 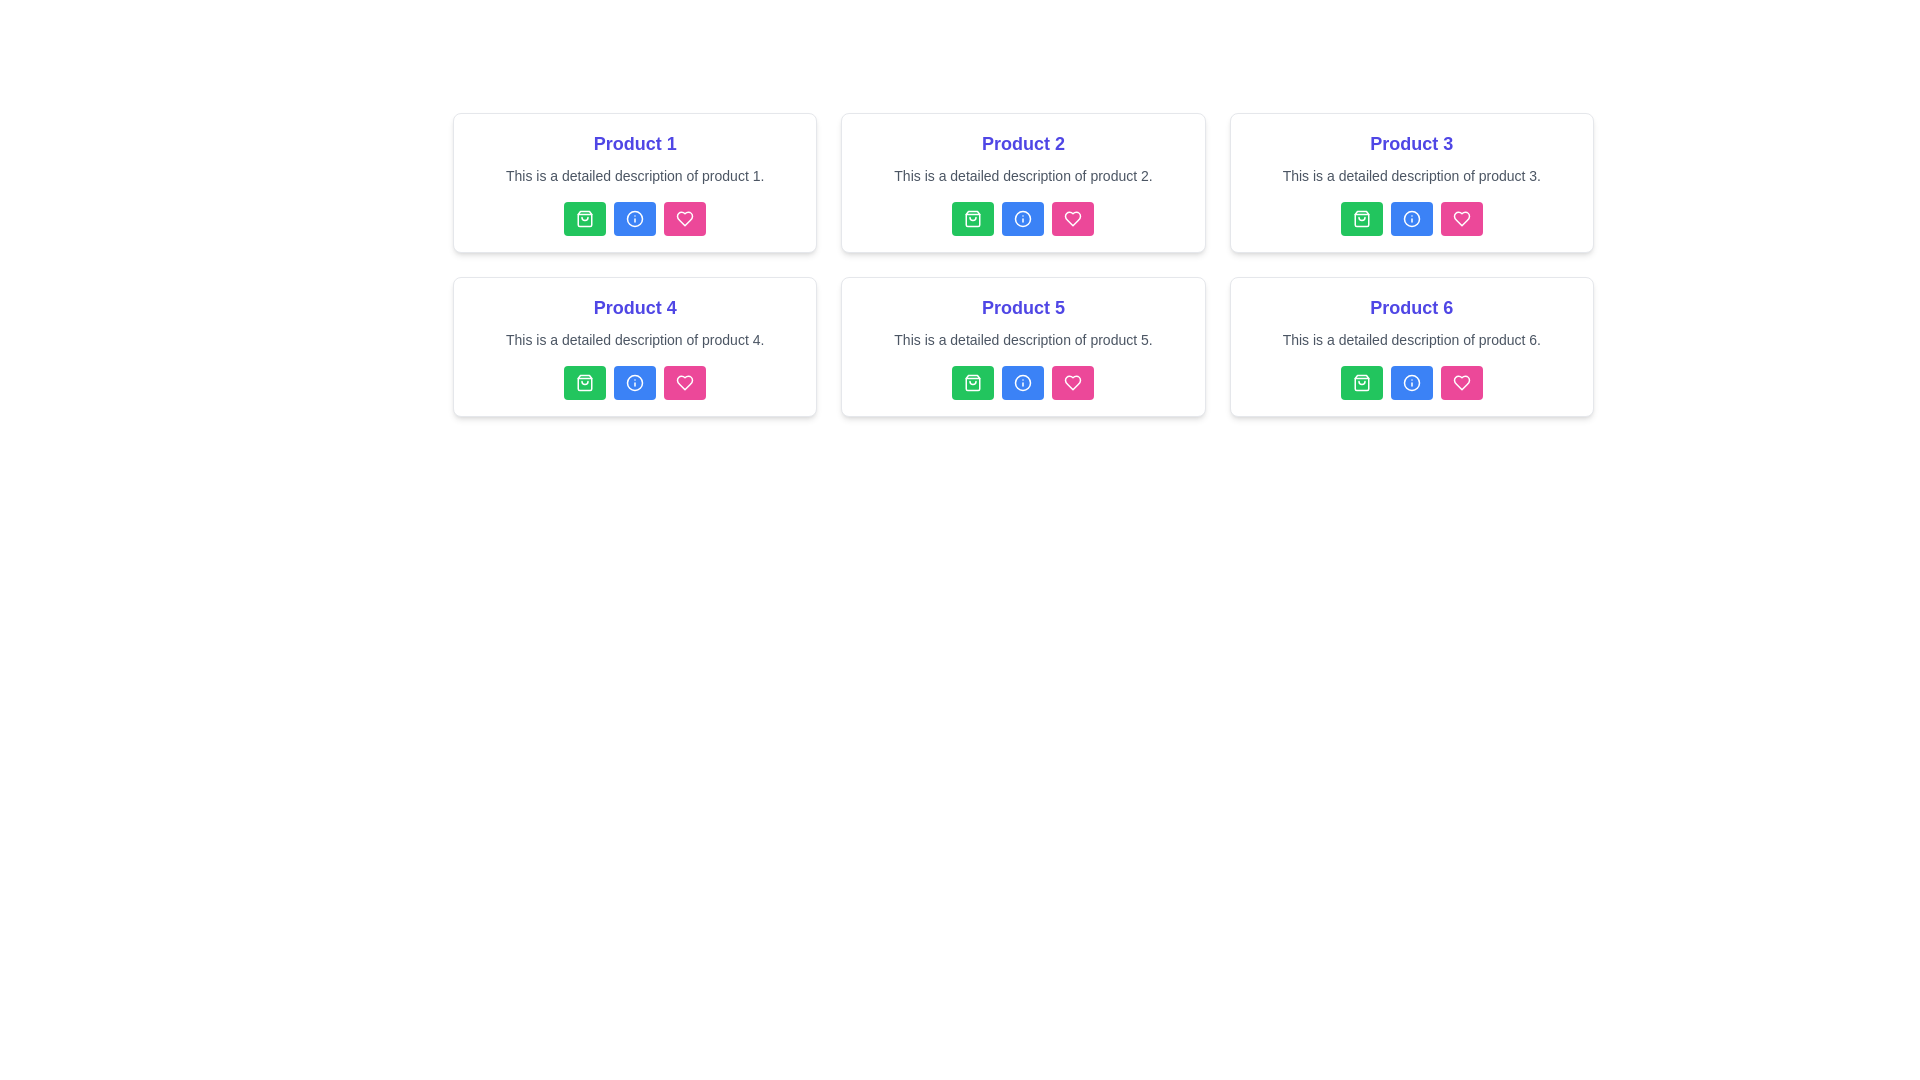 What do you see at coordinates (1461, 382) in the screenshot?
I see `the 'like' or 'favorite' button, which is the third icon in the action button row below the description of the product card titled 'Product 6' located at the bottom right of the interface` at bounding box center [1461, 382].